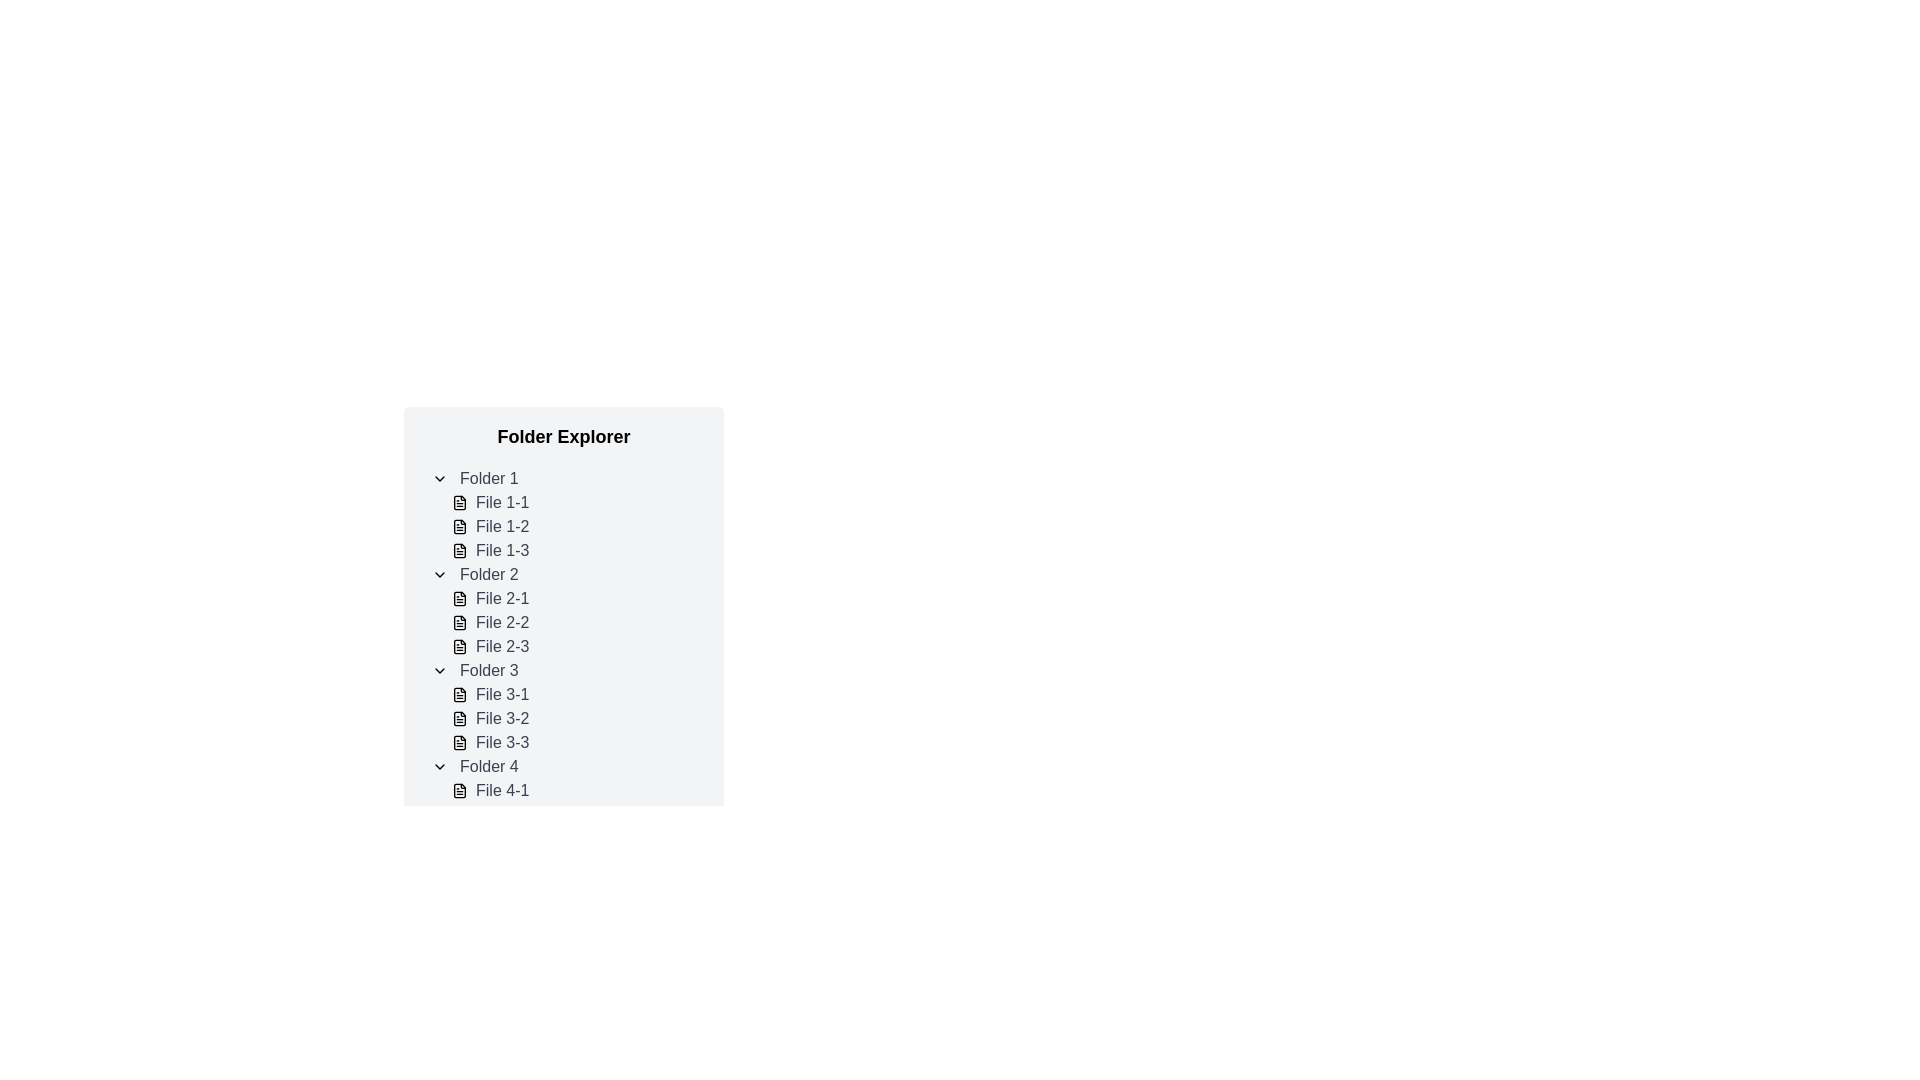 This screenshot has width=1920, height=1080. Describe the element at coordinates (489, 671) in the screenshot. I see `the text label 'Folder 3' styled in gray font` at that location.